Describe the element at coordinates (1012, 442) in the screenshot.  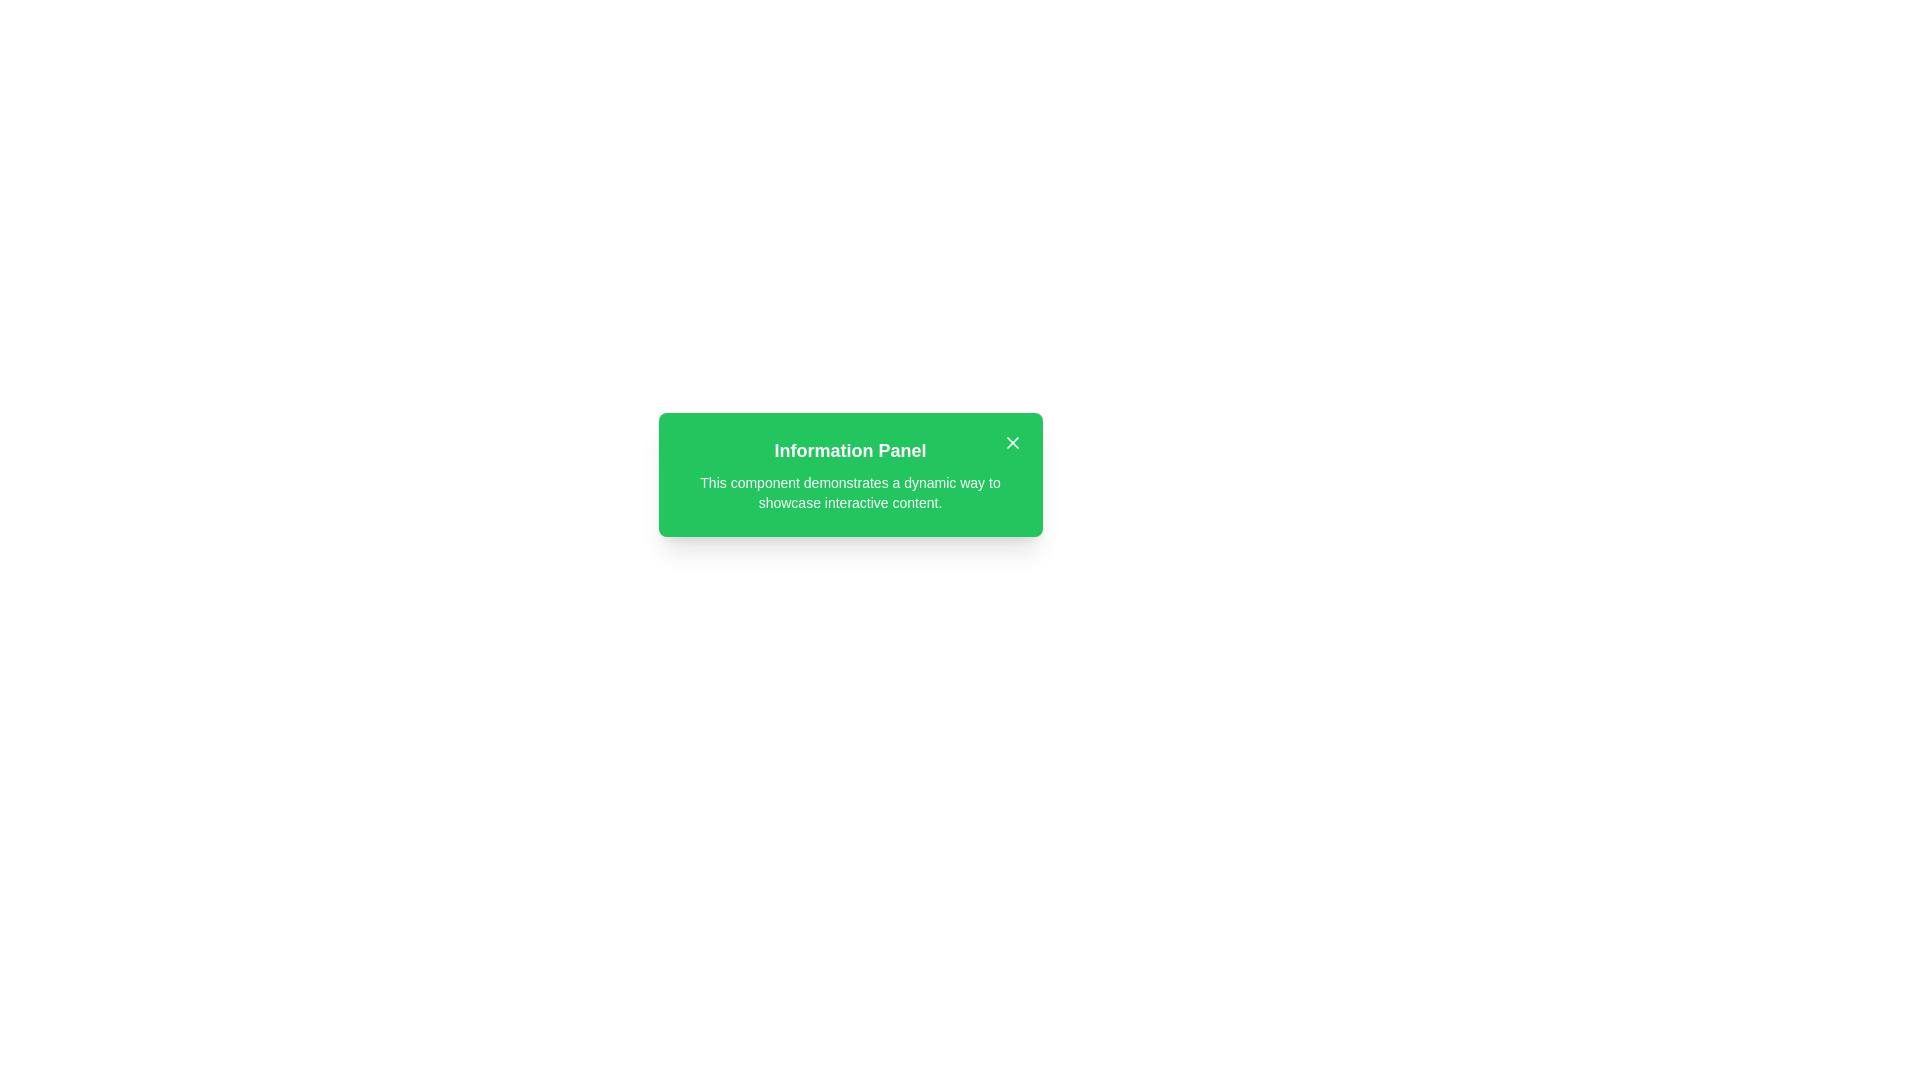
I see `the small 'X' icon button located in the top right corner of the green information panel` at that location.